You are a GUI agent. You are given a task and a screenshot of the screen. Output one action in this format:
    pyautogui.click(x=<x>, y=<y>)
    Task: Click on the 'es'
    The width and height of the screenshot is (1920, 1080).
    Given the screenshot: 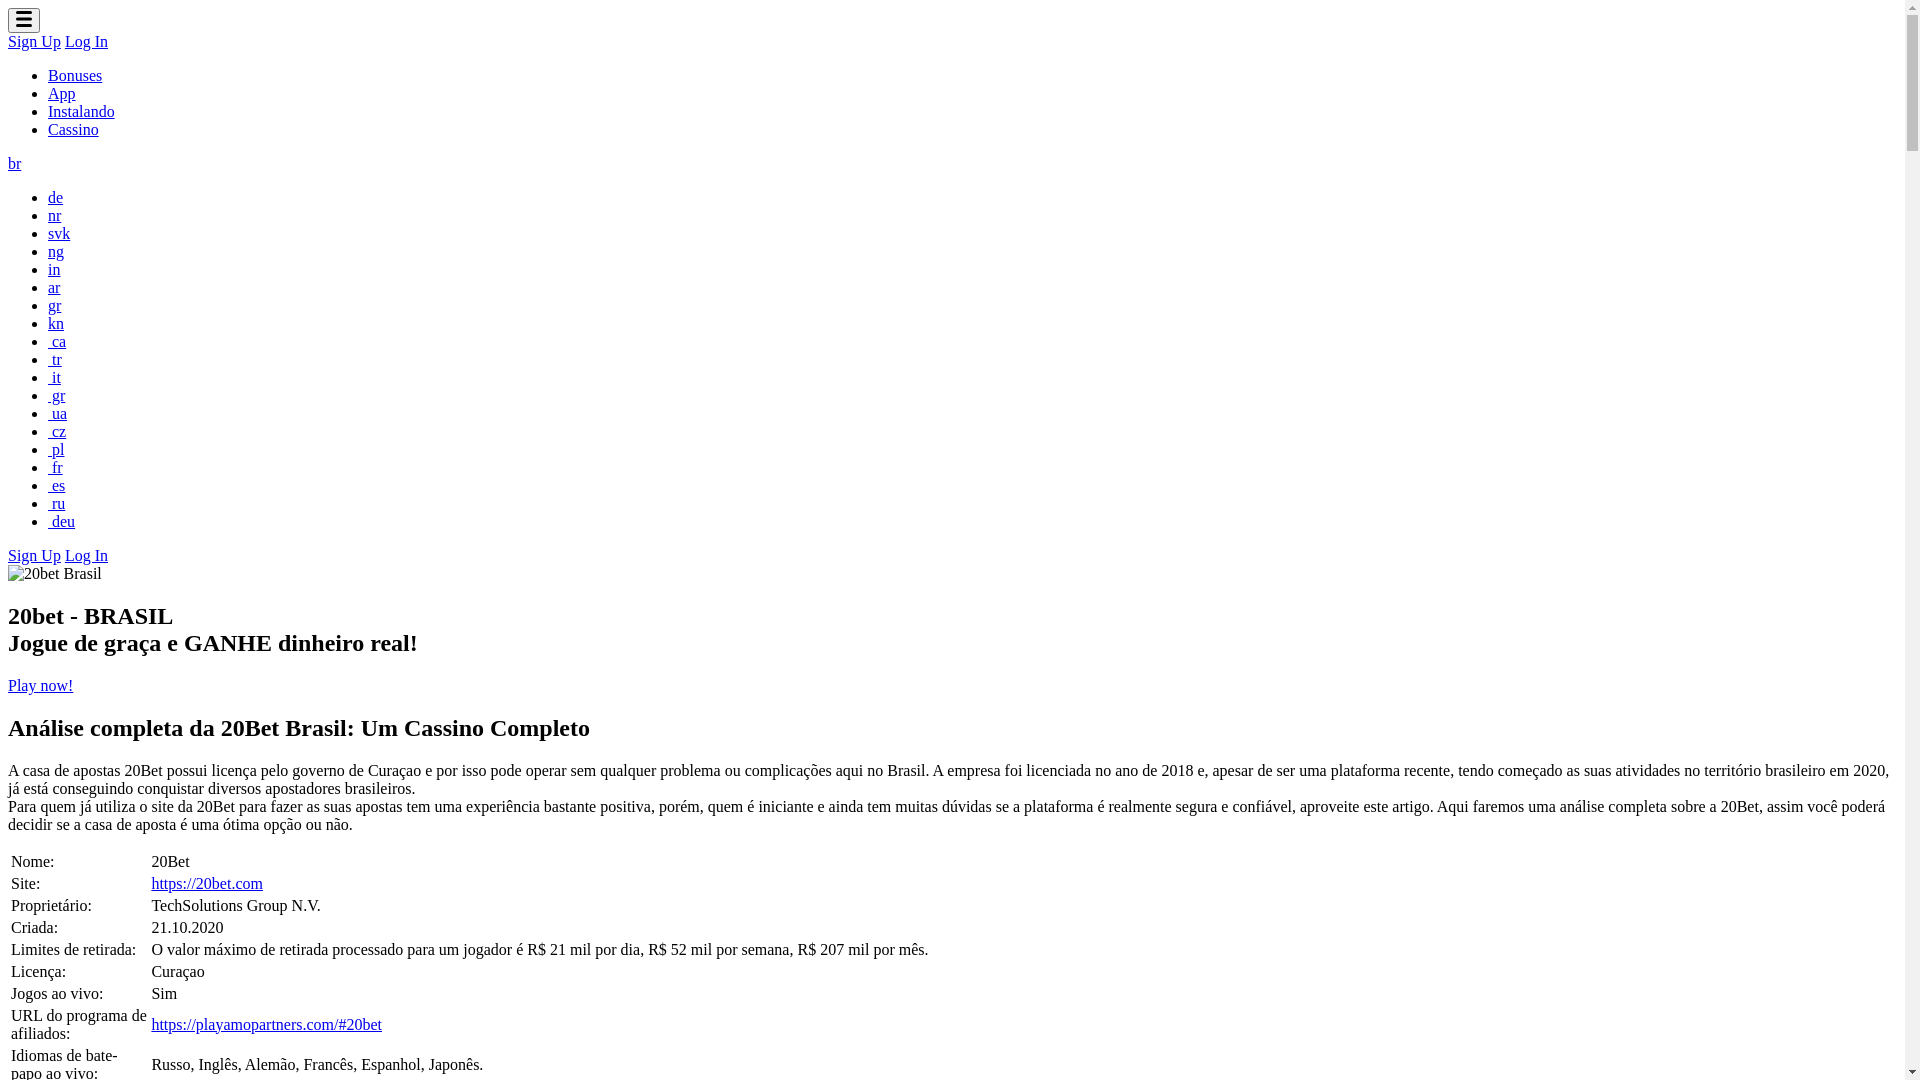 What is the action you would take?
    pyautogui.click(x=56, y=485)
    